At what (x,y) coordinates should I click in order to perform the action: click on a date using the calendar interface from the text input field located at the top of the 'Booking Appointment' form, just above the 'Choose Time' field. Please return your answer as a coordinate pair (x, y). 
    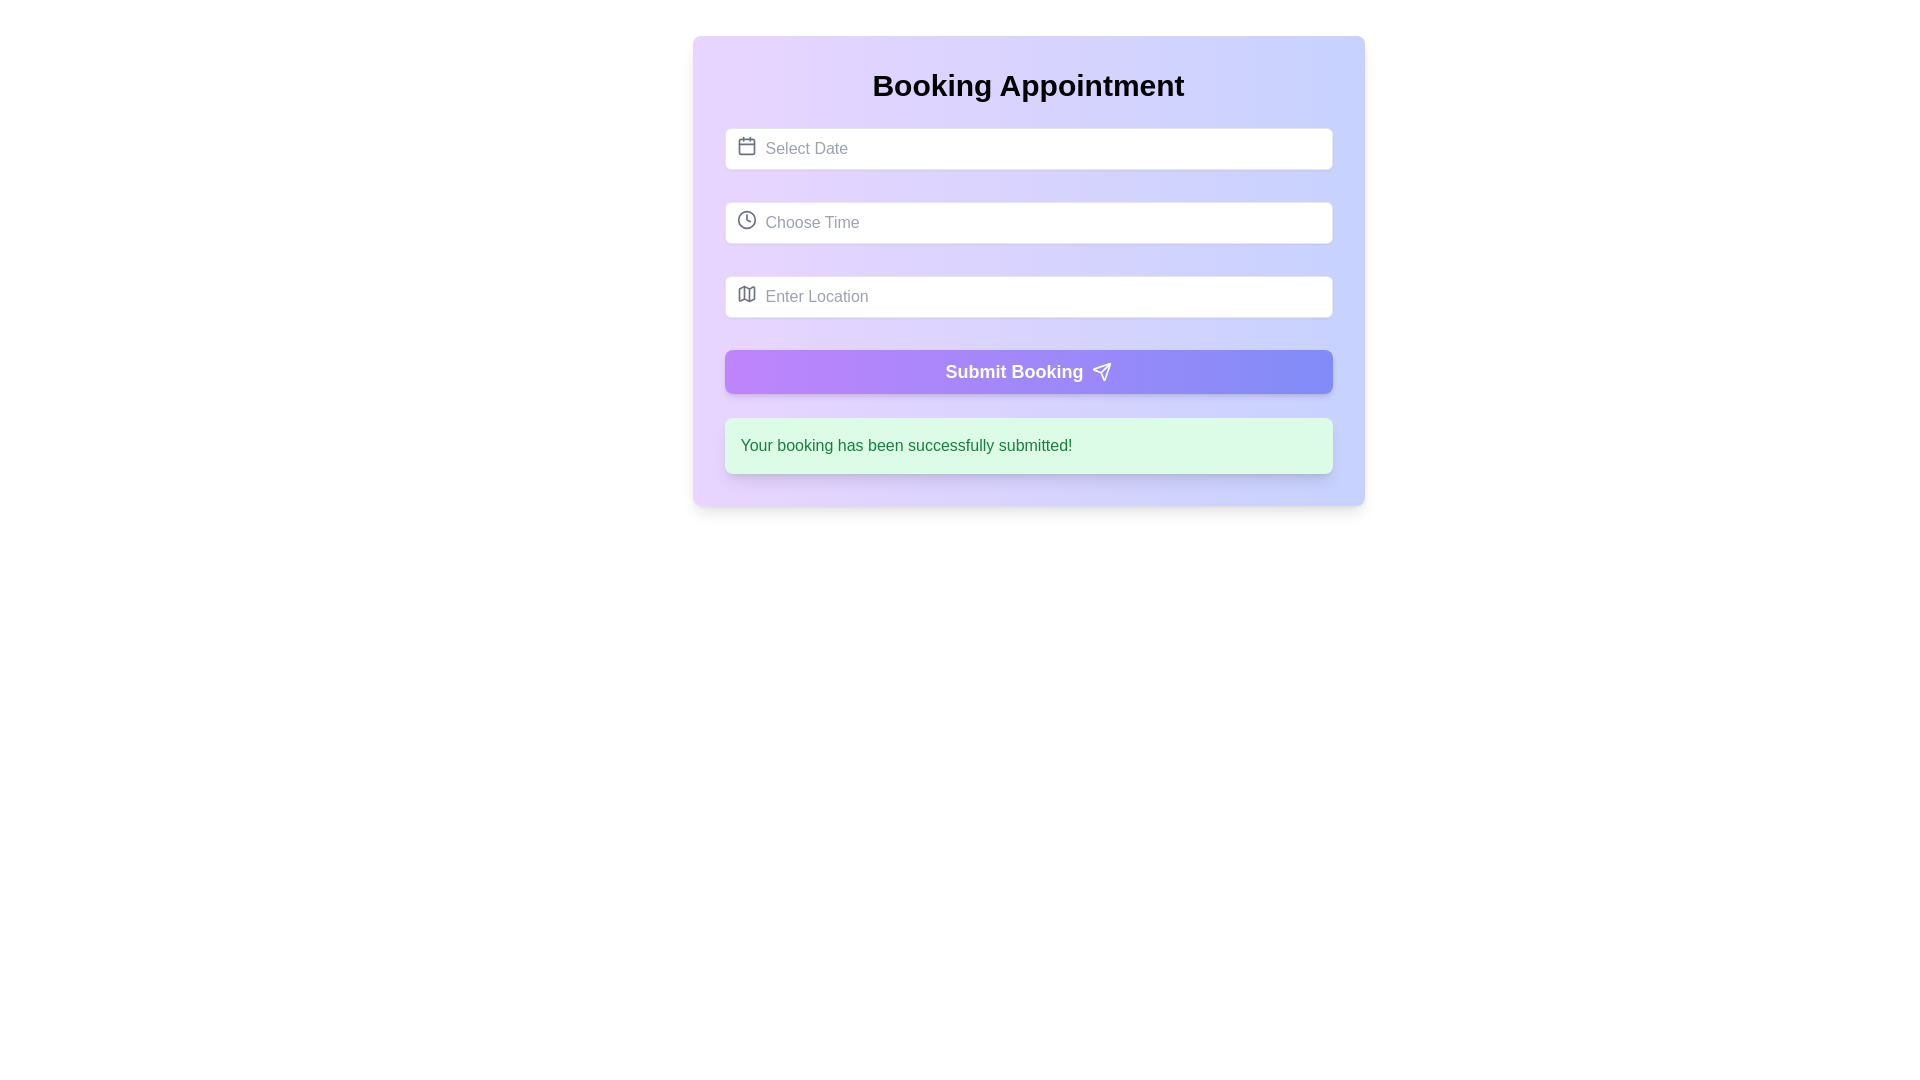
    Looking at the image, I should click on (1028, 148).